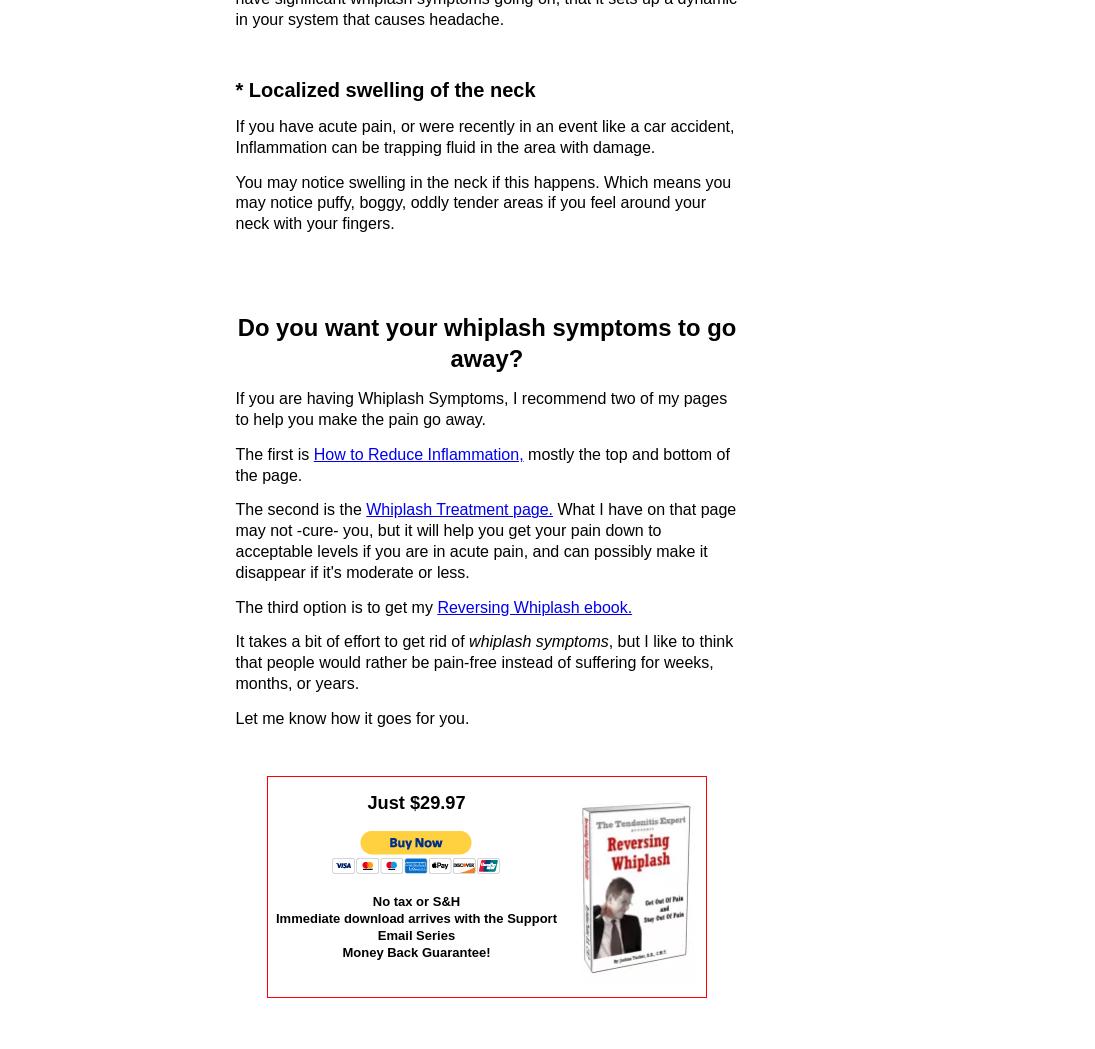 This screenshot has width=1095, height=1049. I want to click on 'It takes a bit of effort to get rid of', so click(352, 641).